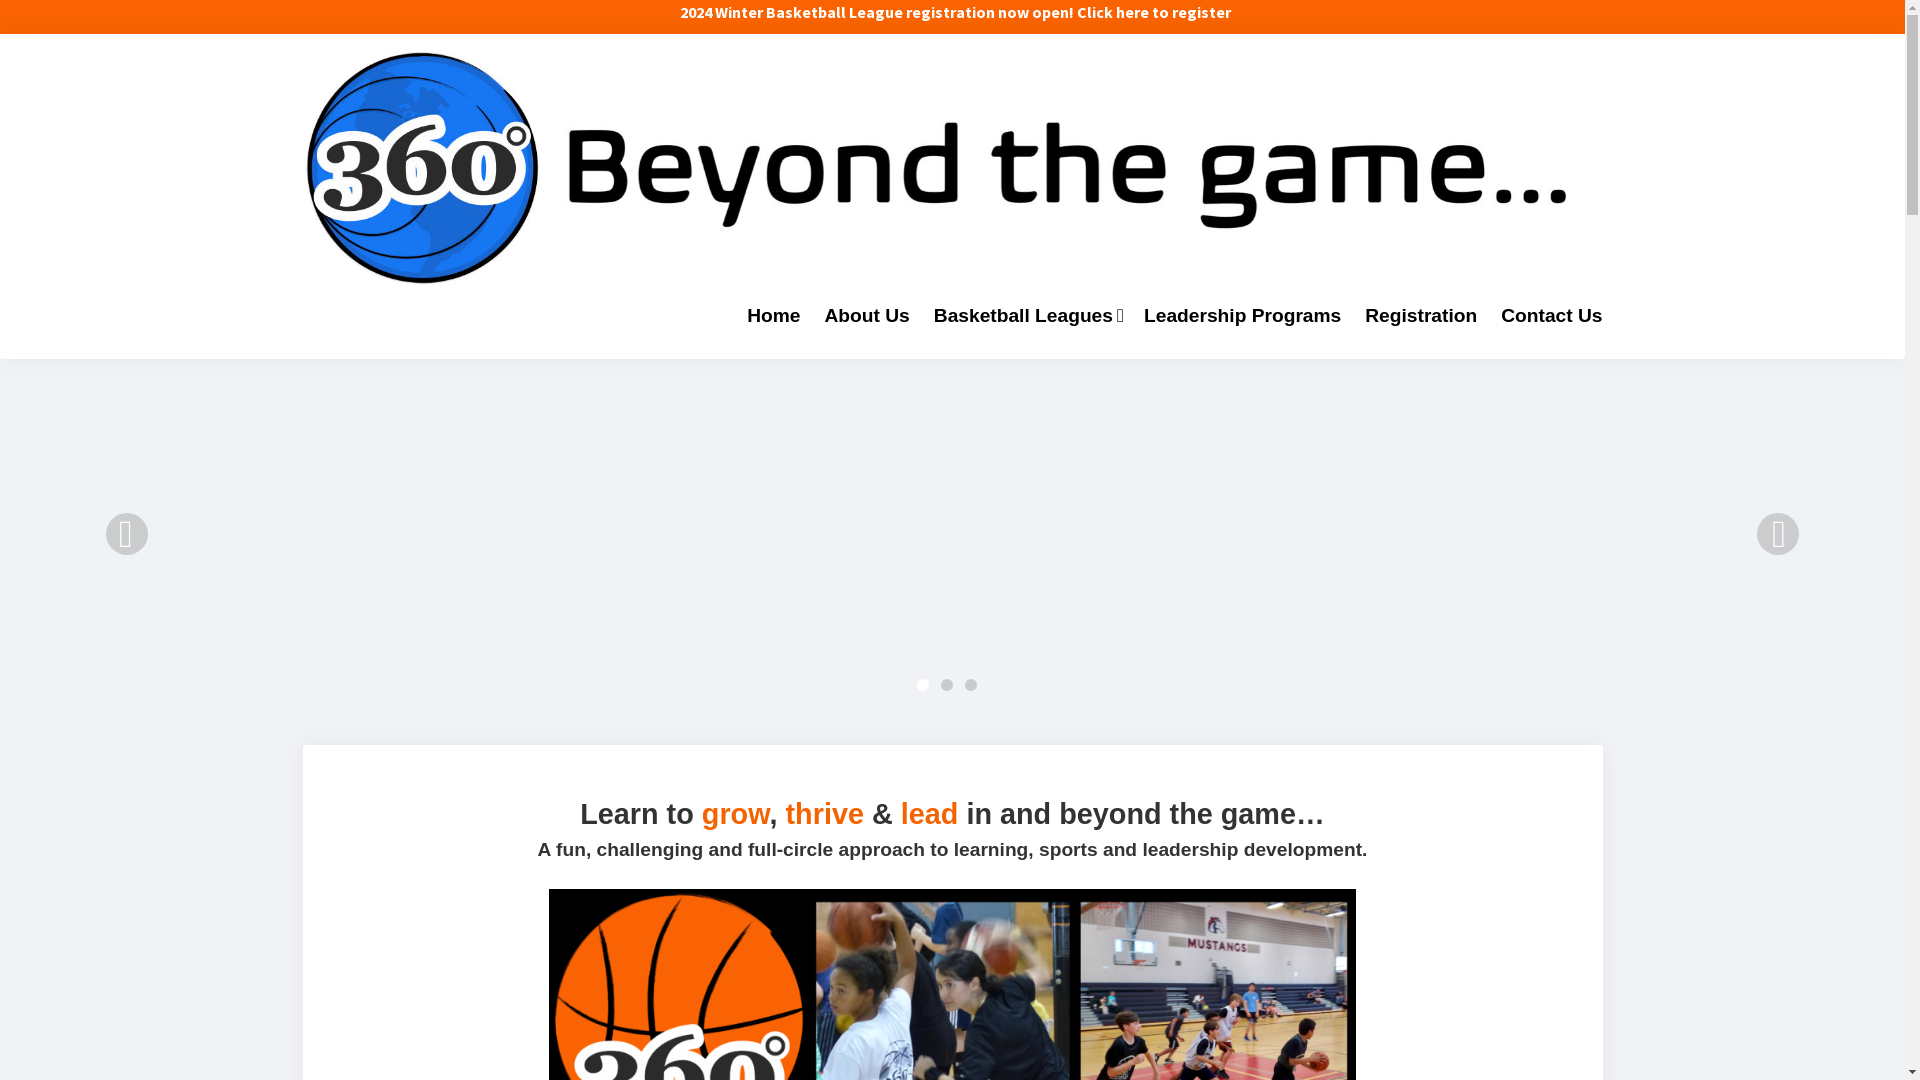  Describe the element at coordinates (772, 315) in the screenshot. I see `'Home'` at that location.